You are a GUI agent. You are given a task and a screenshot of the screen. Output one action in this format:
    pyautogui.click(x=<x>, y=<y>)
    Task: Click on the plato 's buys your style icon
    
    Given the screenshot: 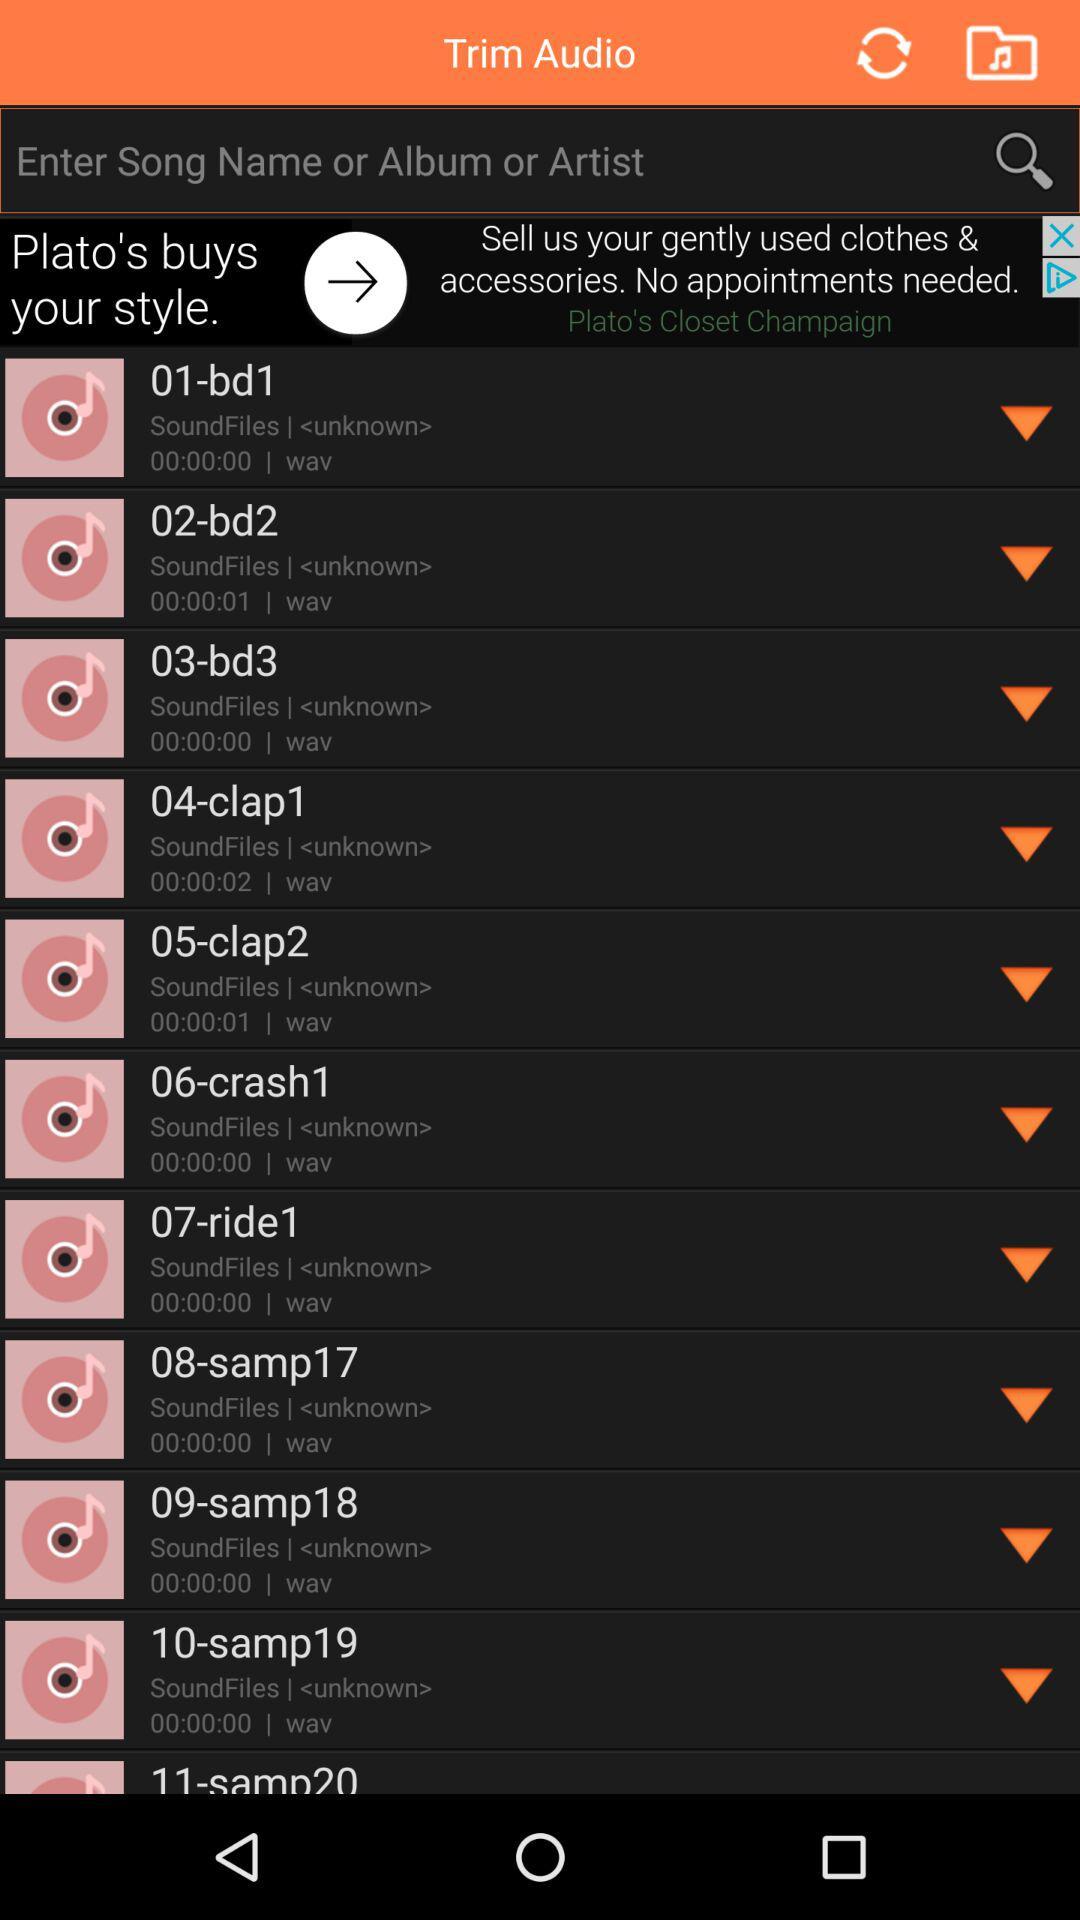 What is the action you would take?
    pyautogui.click(x=540, y=280)
    